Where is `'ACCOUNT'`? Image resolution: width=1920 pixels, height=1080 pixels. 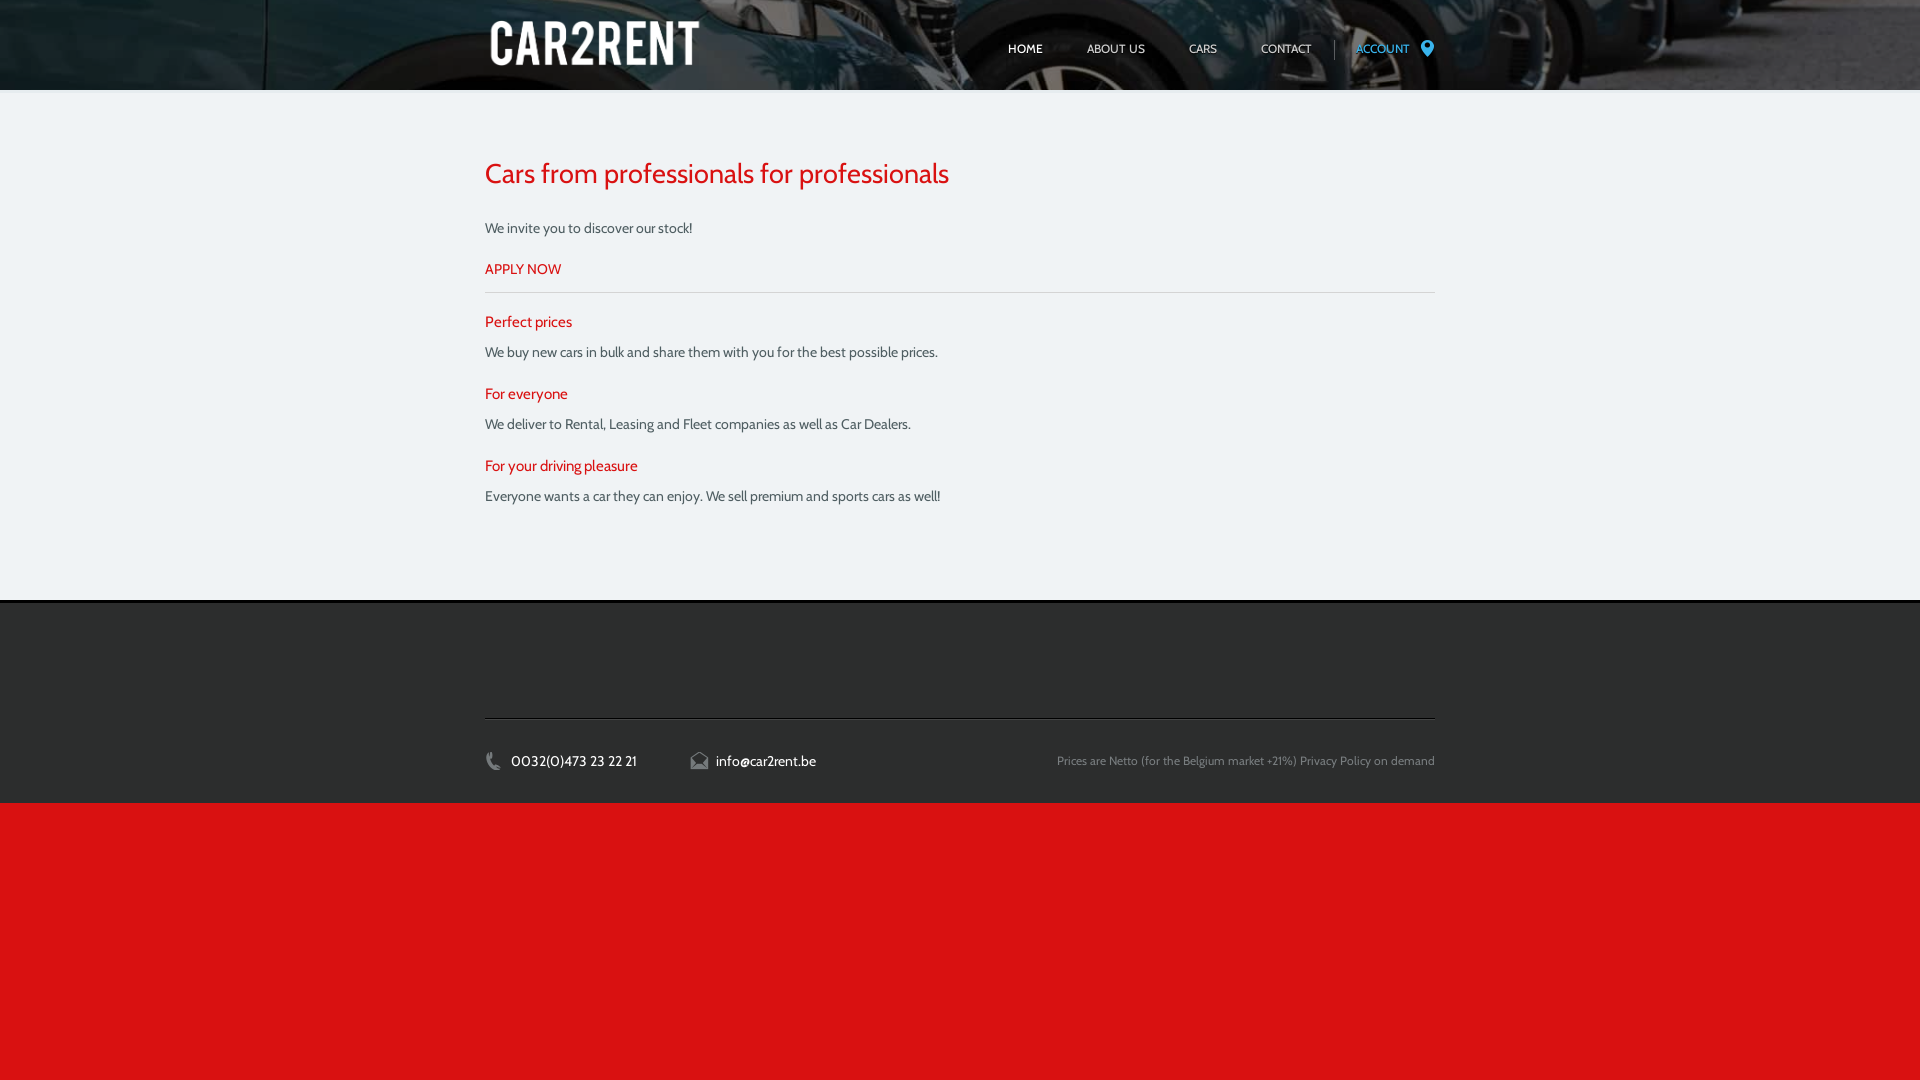 'ACCOUNT' is located at coordinates (1383, 49).